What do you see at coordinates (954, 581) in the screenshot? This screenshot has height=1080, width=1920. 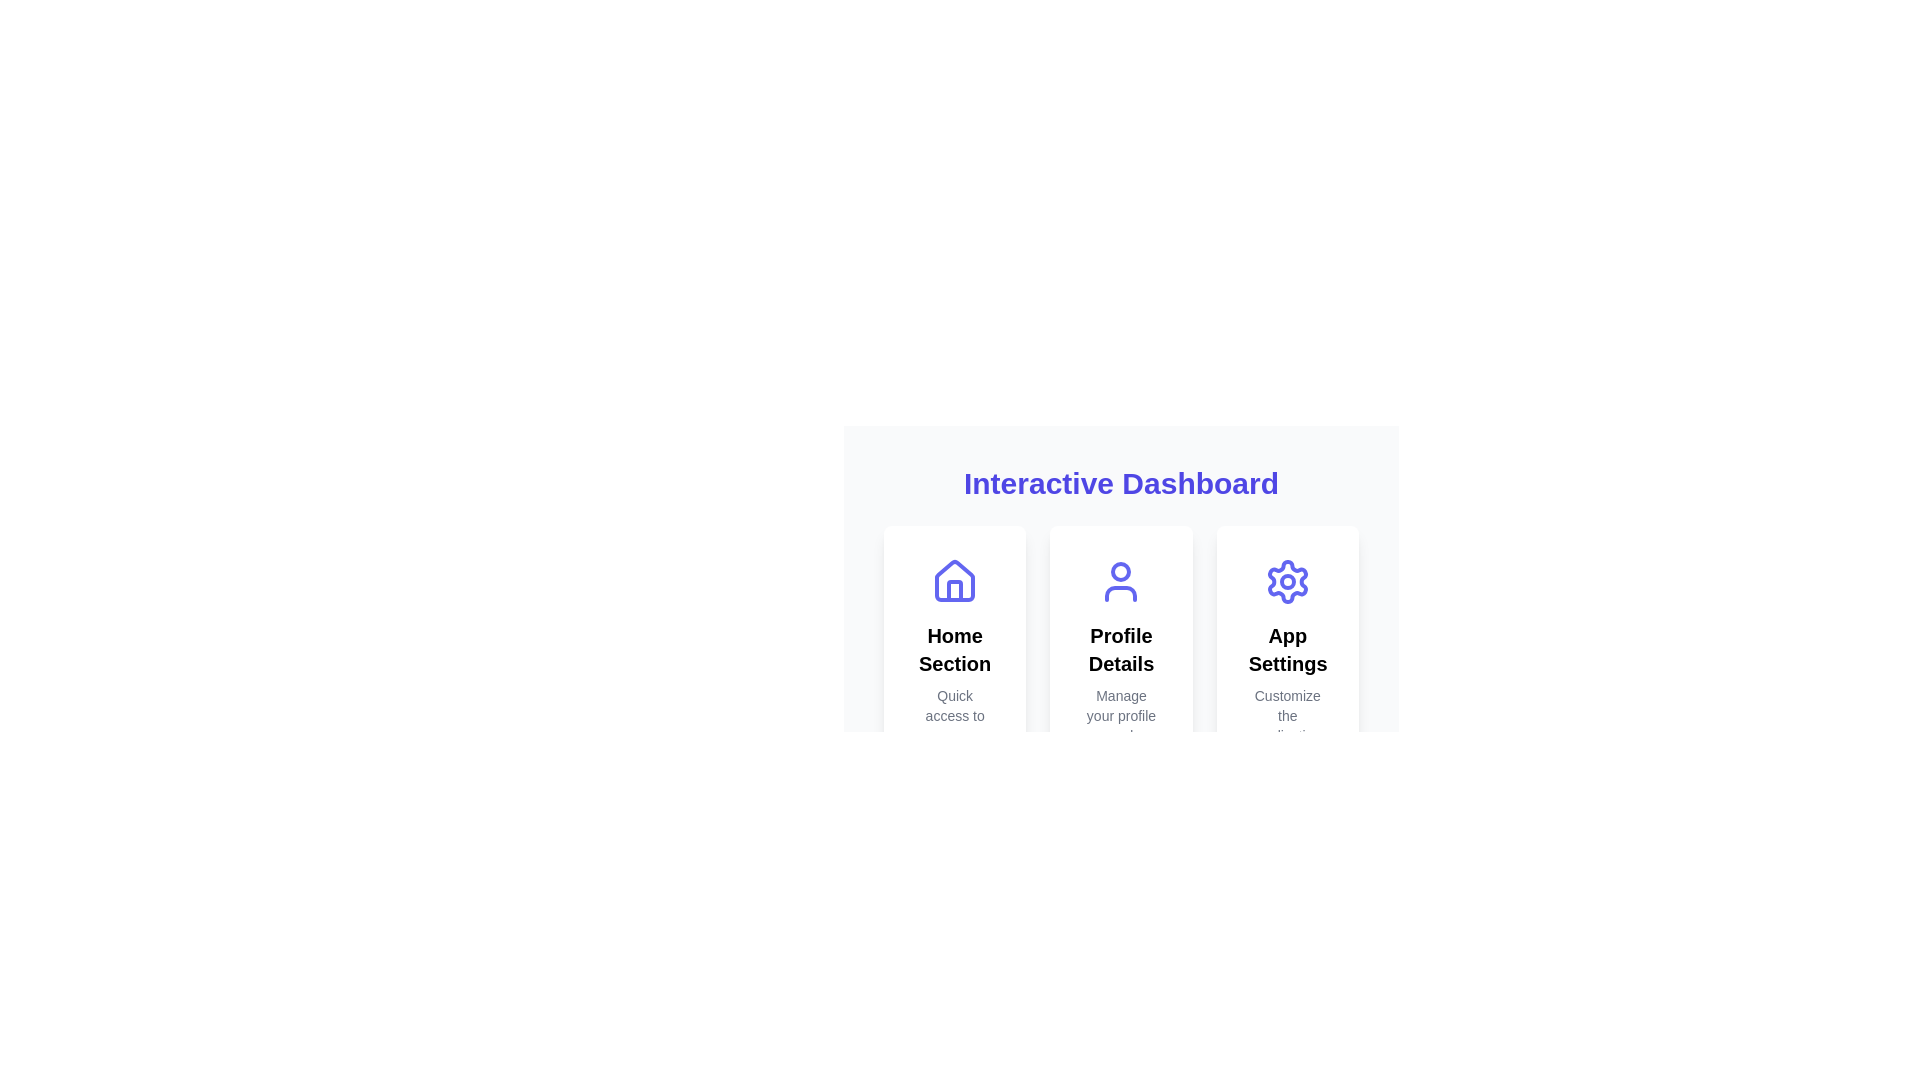 I see `upper segment of the house-shaped icon with a purple outline located in the first card beneath the 'Interactive Dashboard' title, which signifies the home section` at bounding box center [954, 581].